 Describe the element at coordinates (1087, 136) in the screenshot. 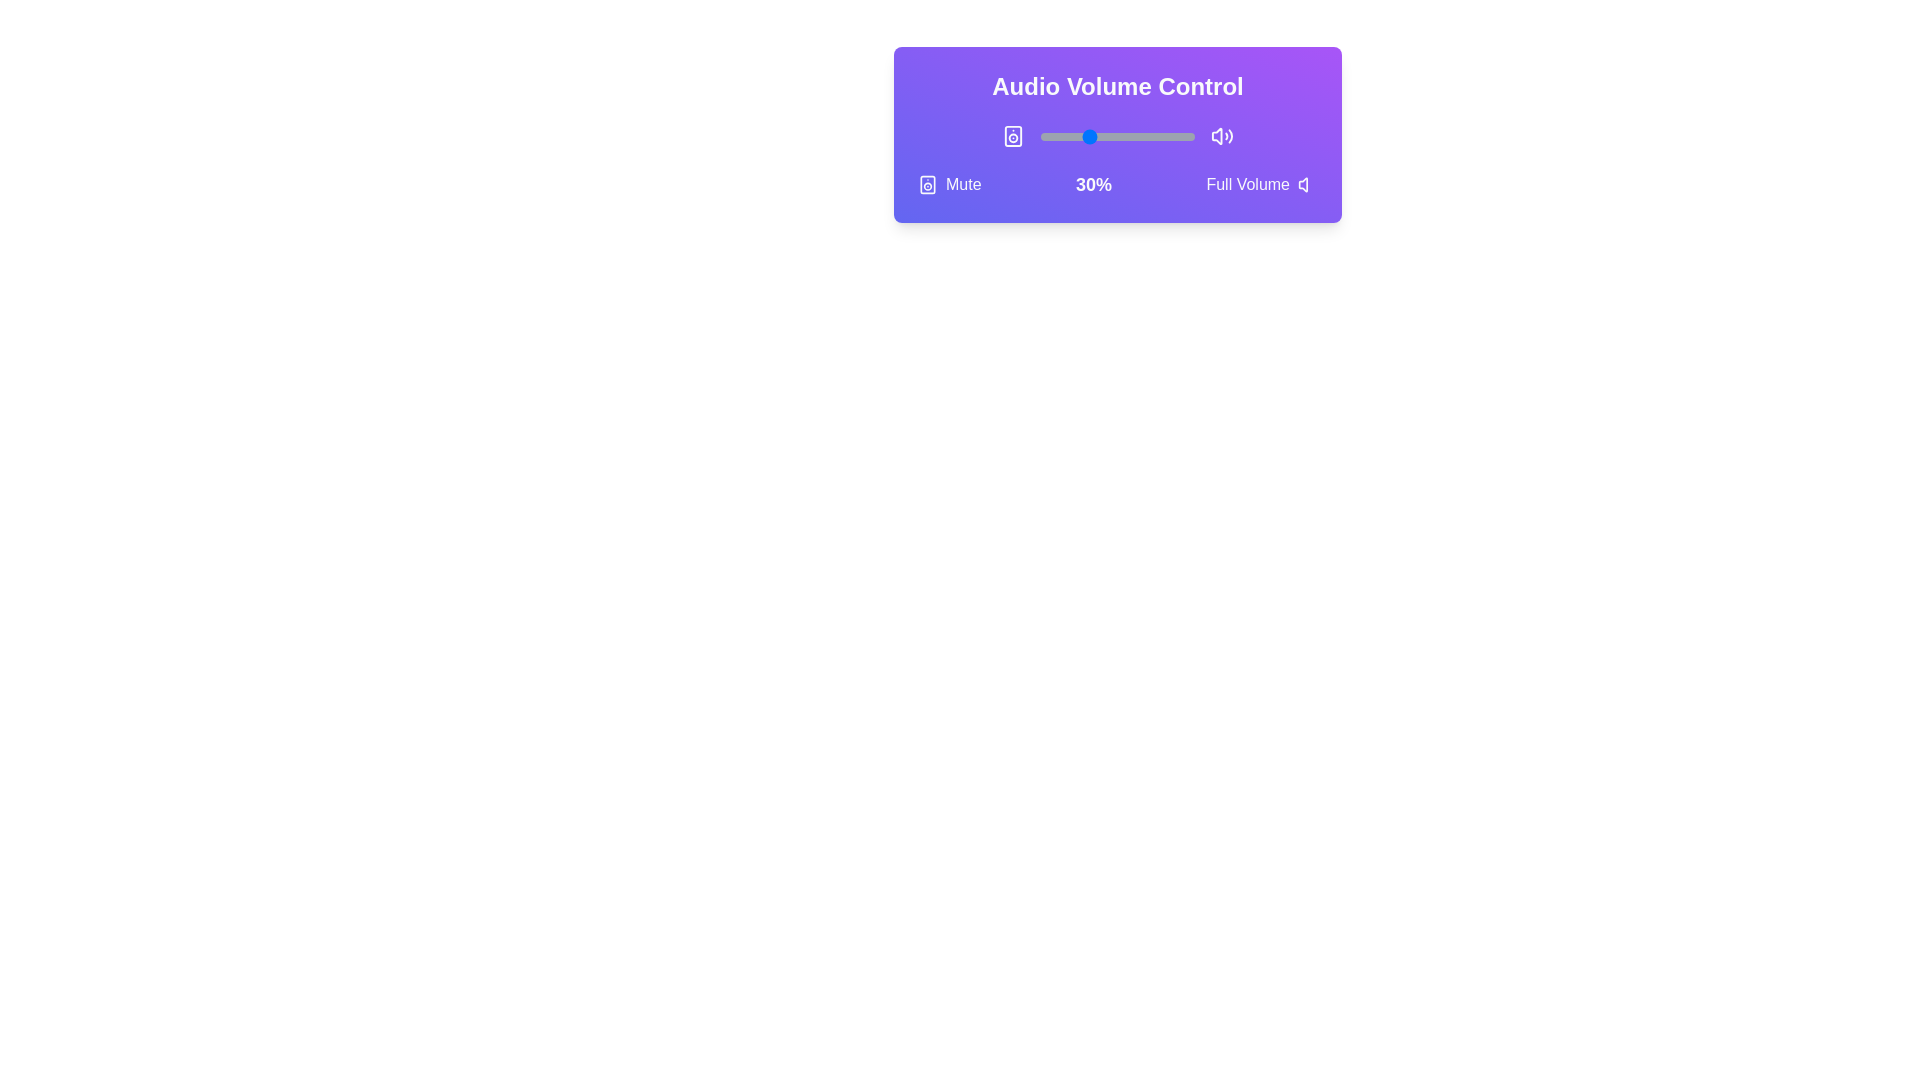

I see `the volume to 31% by adjusting the slider` at that location.